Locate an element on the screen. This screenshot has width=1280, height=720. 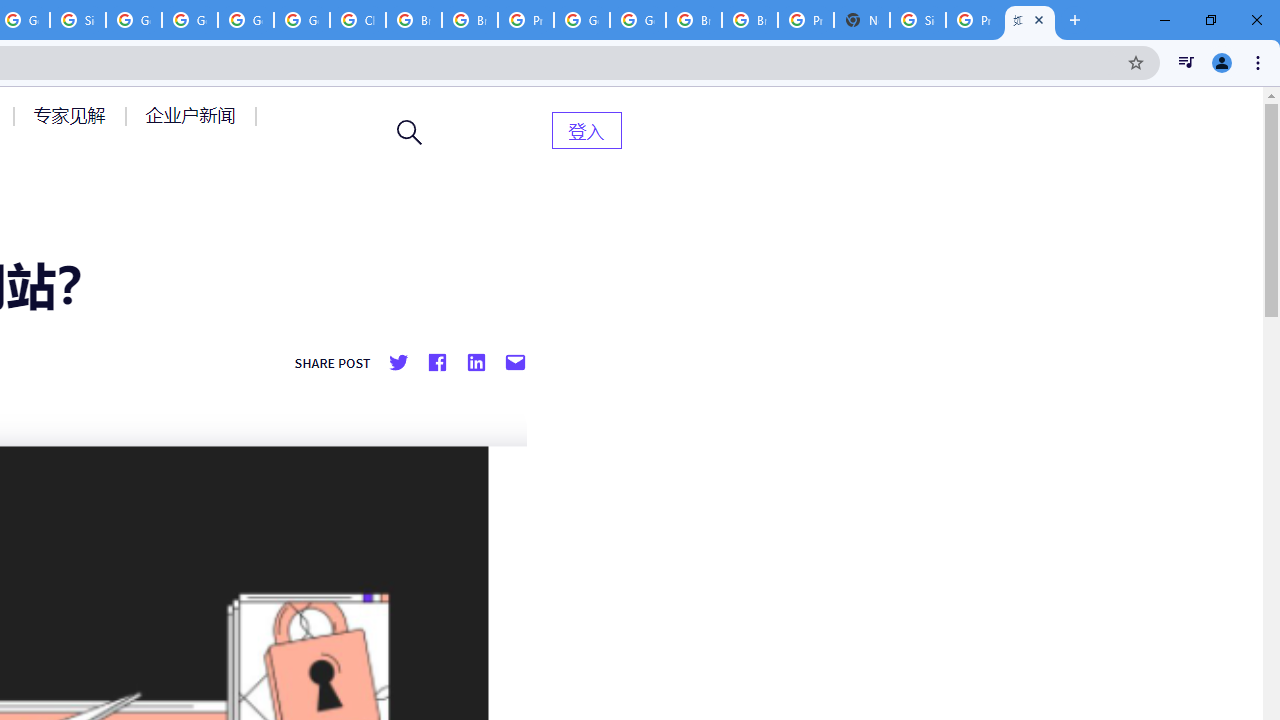
'Browse Chrome as a guest - Computer - Google Chrome Help' is located at coordinates (413, 20).